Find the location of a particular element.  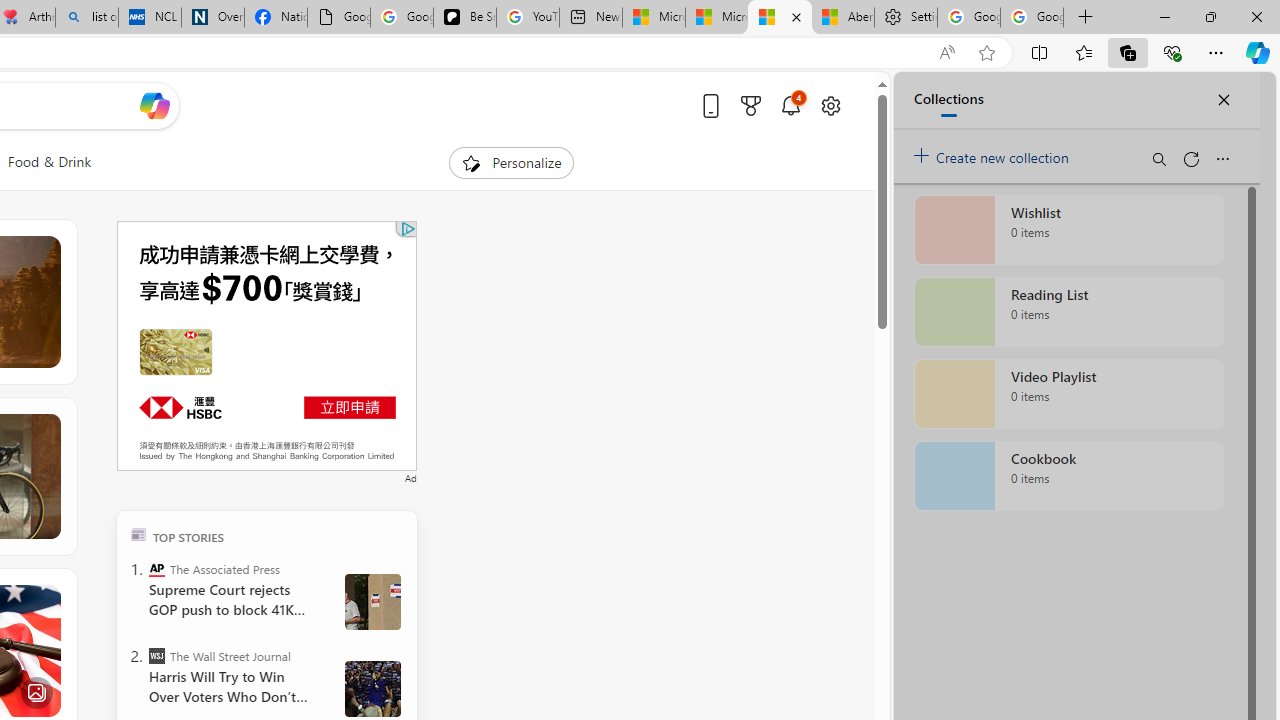

'Be Smart | creating Science videos | Patreon' is located at coordinates (464, 17).